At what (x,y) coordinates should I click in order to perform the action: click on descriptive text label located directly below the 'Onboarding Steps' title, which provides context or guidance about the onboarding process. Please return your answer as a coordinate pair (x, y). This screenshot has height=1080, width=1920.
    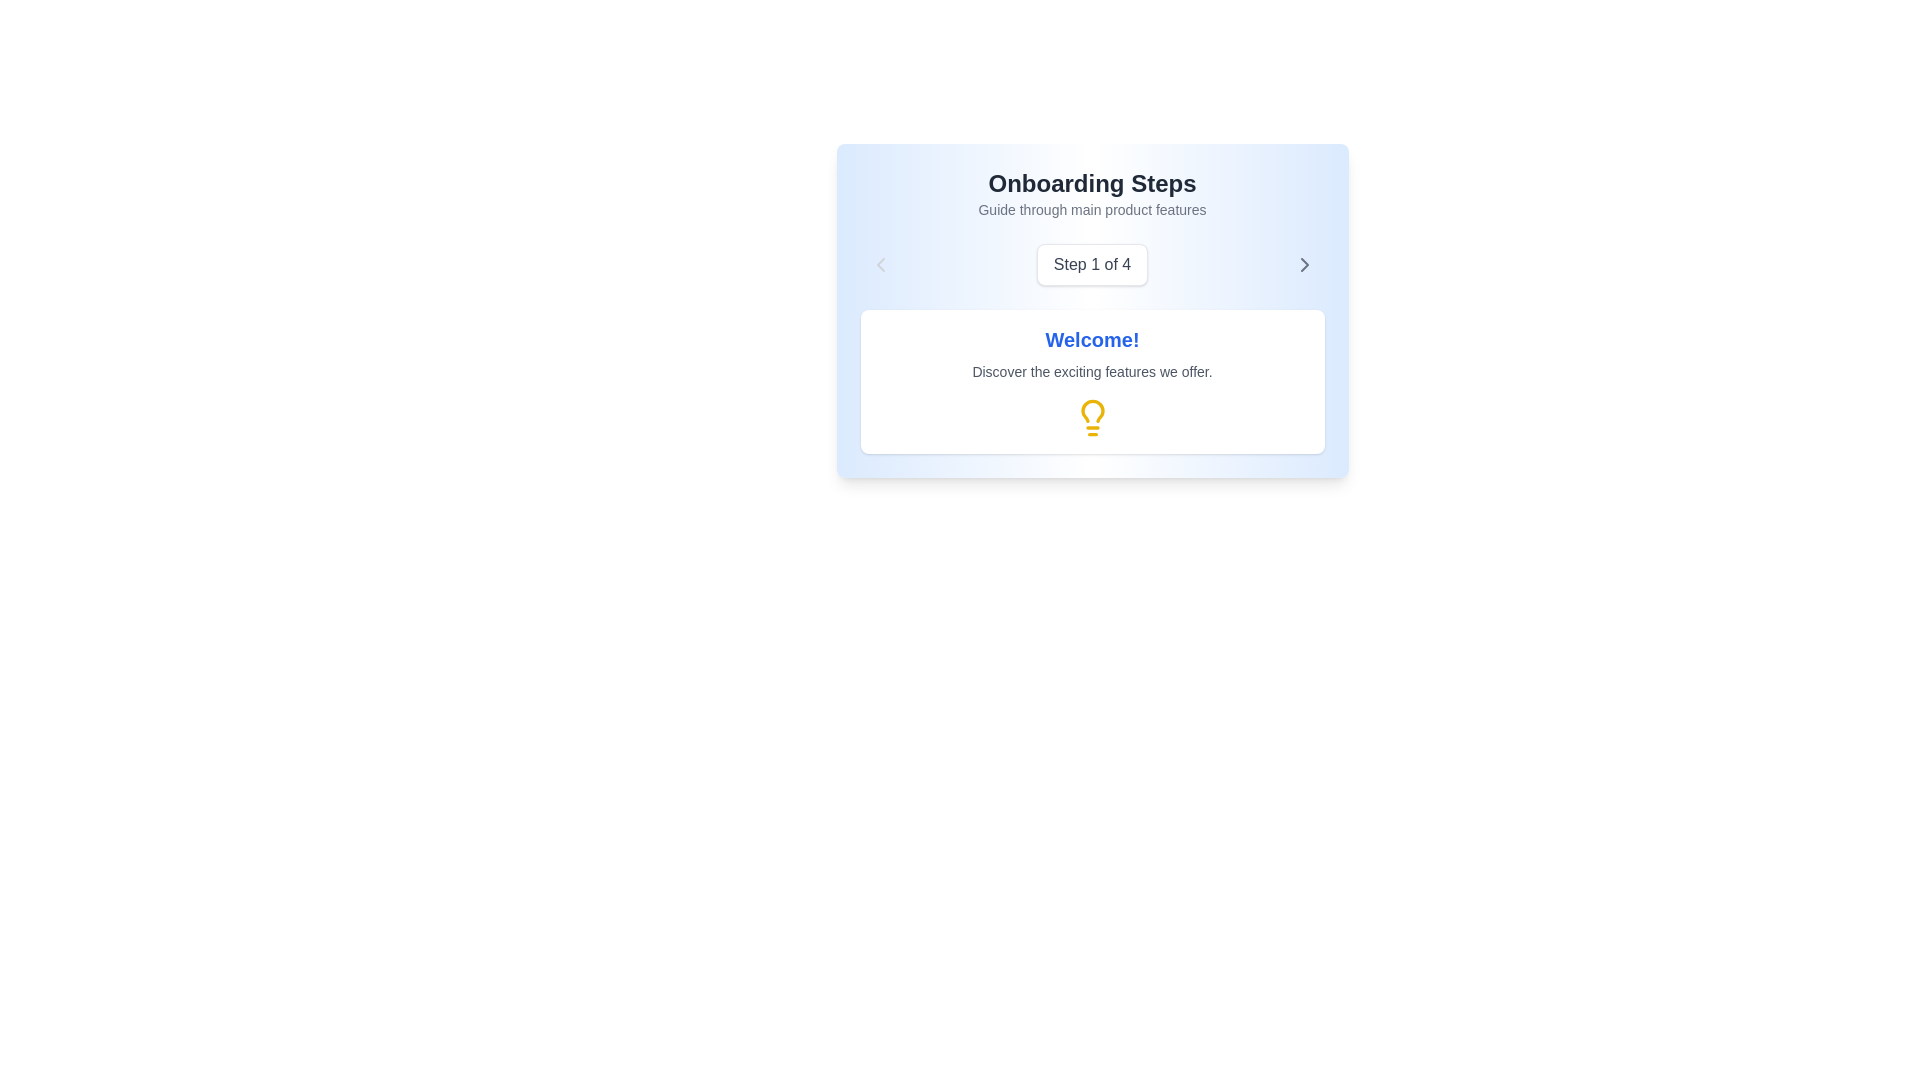
    Looking at the image, I should click on (1091, 209).